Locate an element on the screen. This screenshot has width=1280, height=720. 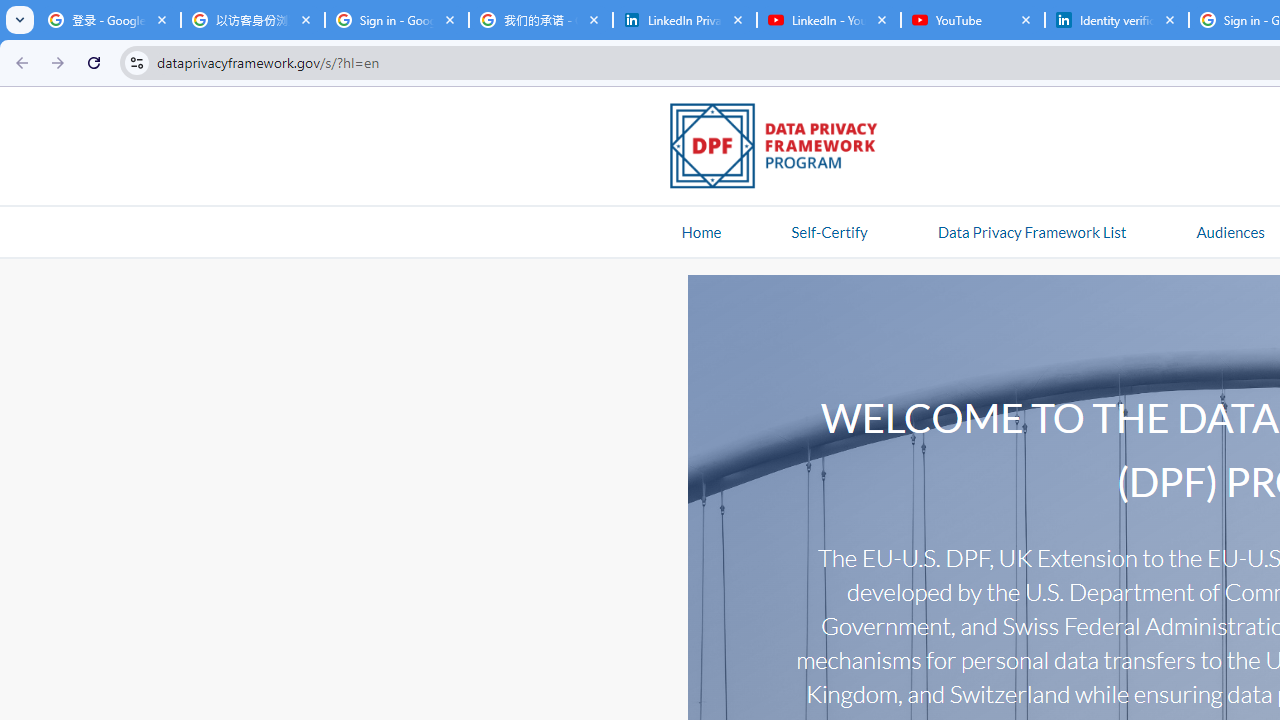
'Self-Certify' is located at coordinates (829, 230).